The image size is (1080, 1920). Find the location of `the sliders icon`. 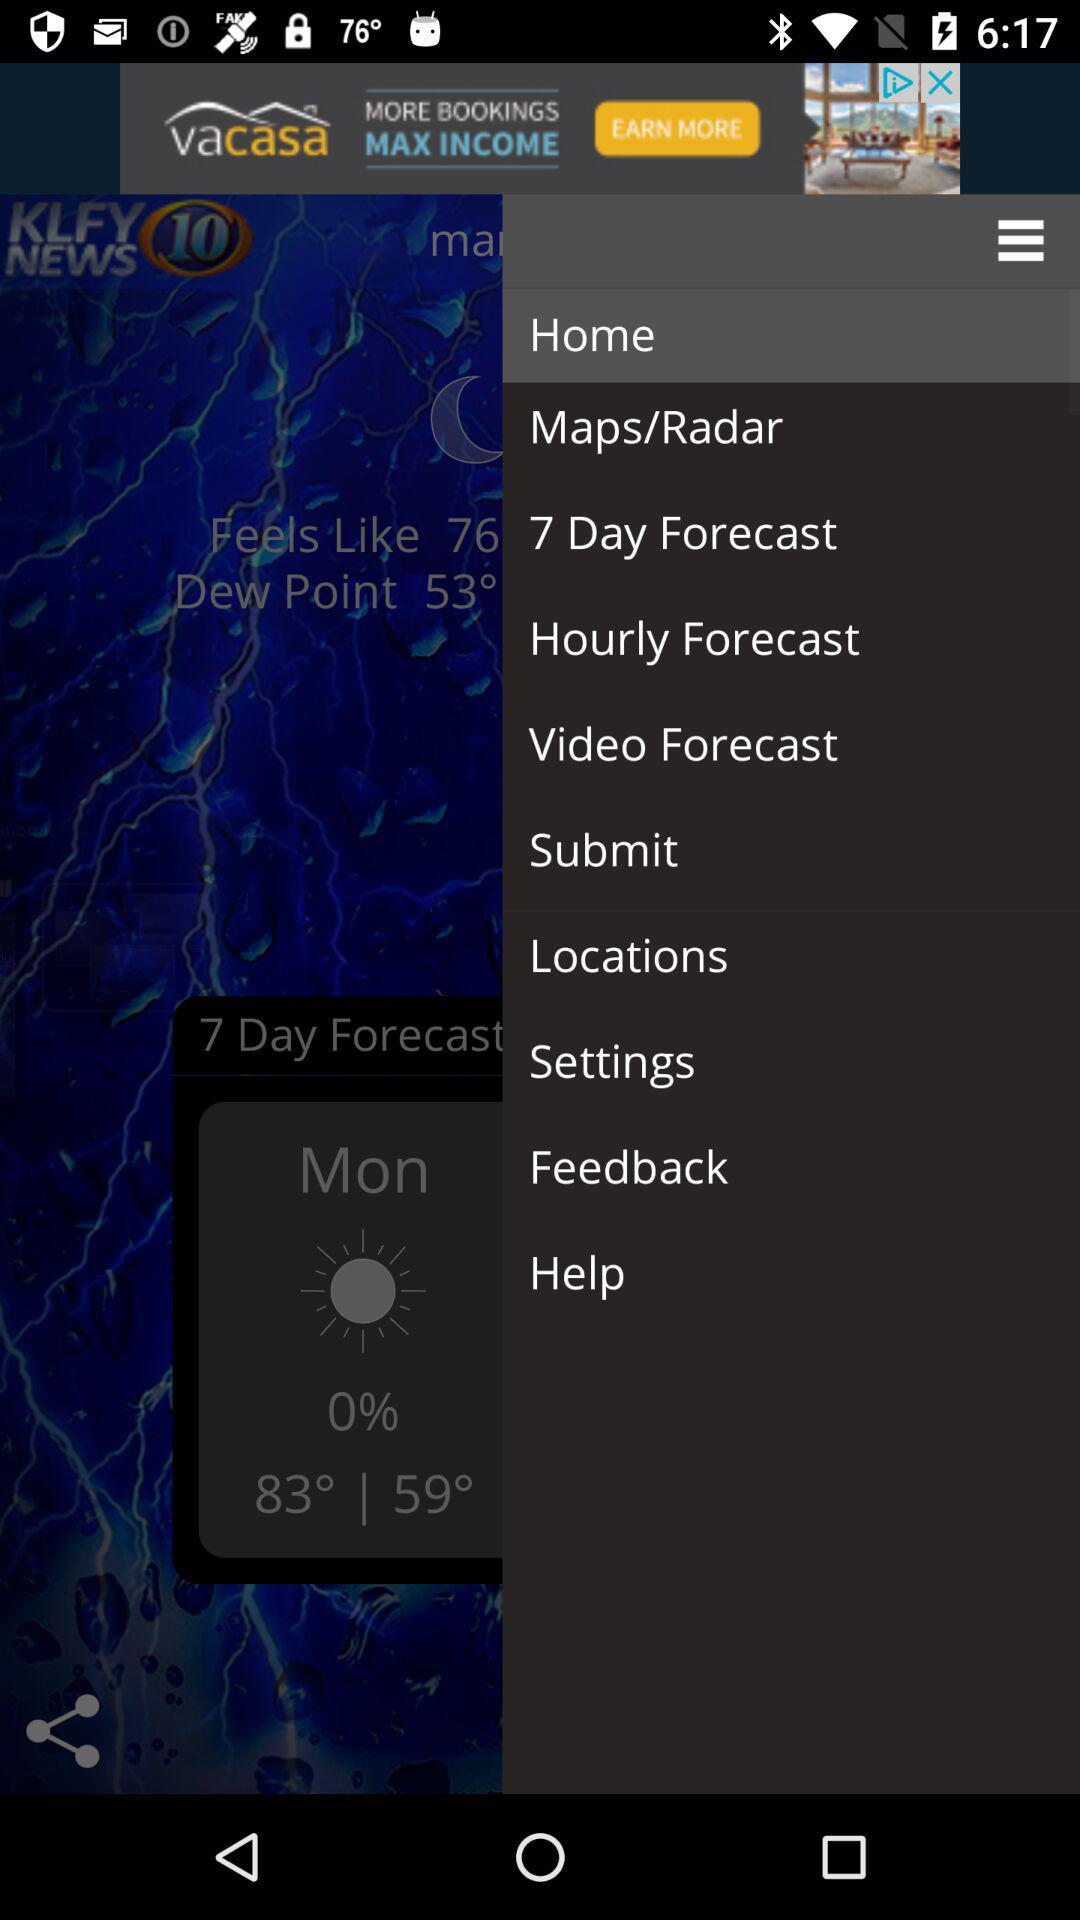

the sliders icon is located at coordinates (131, 240).